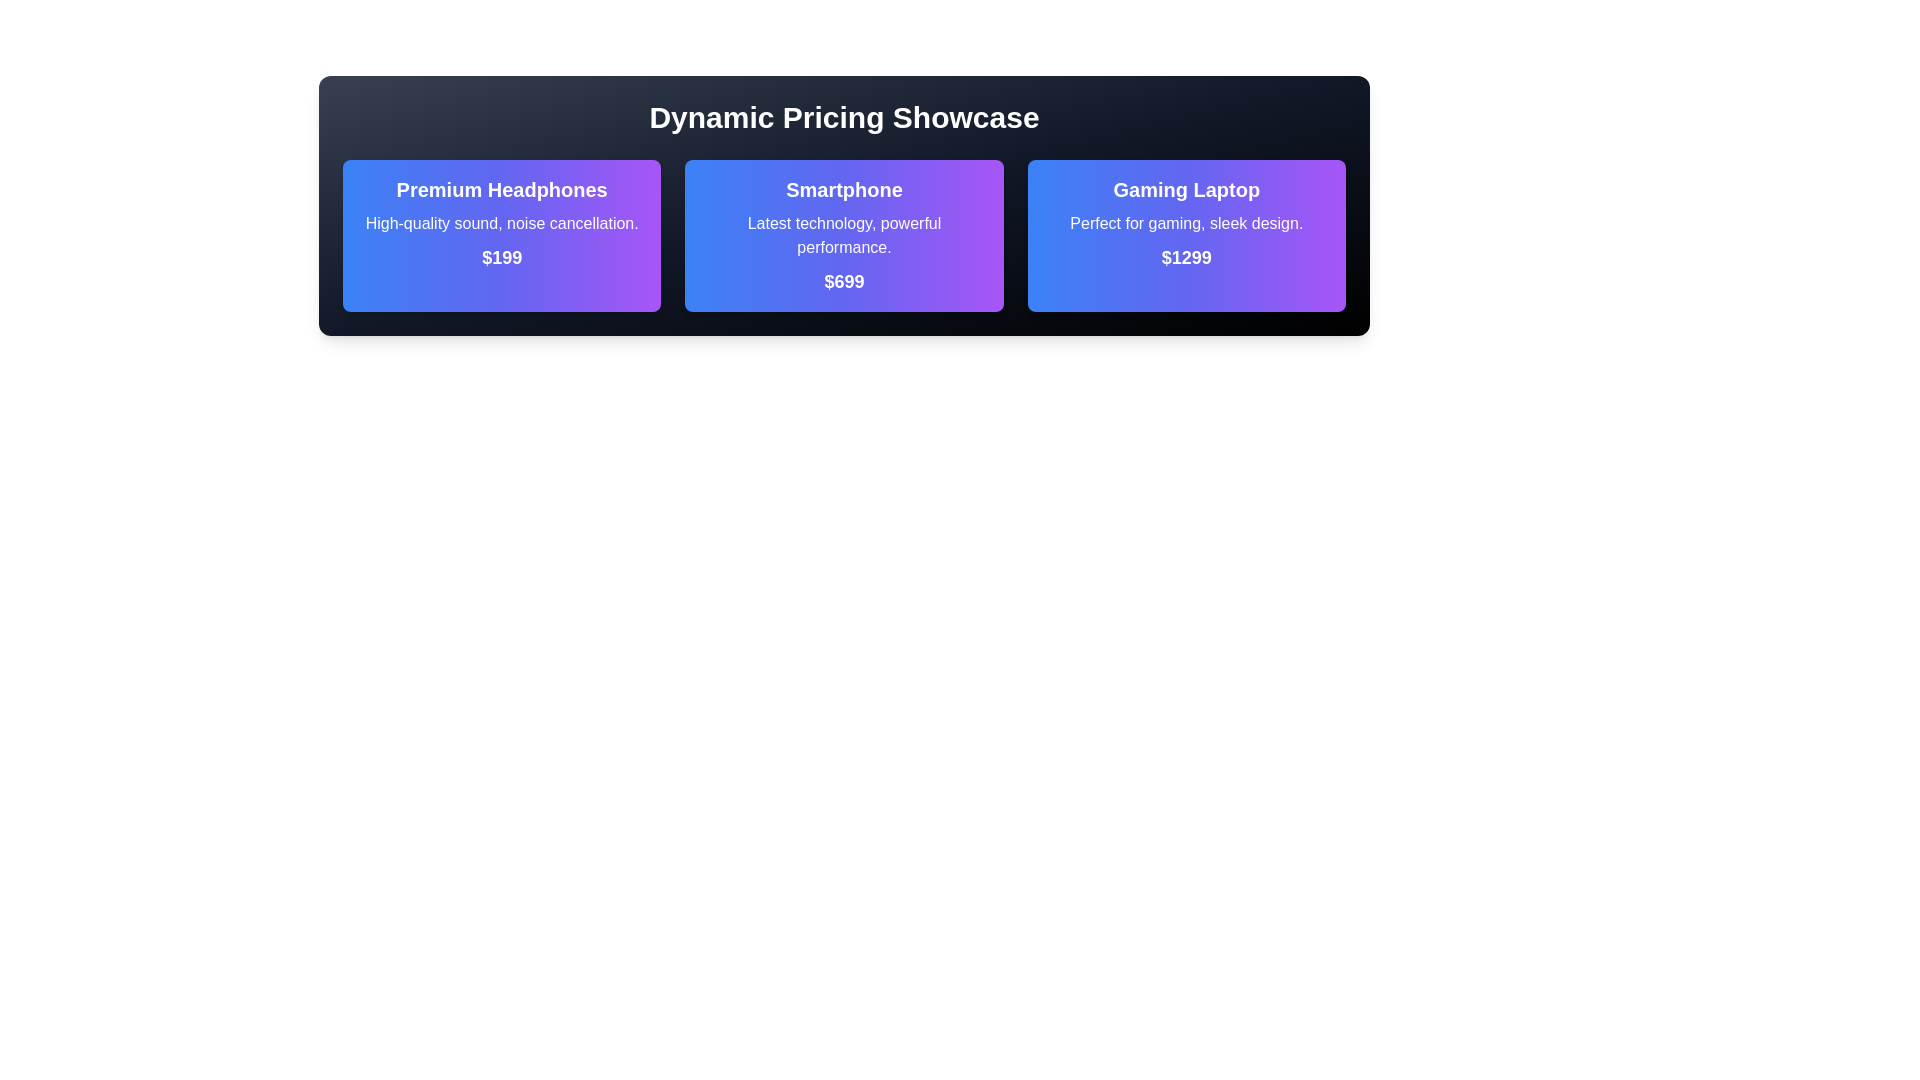 The height and width of the screenshot is (1080, 1920). I want to click on the bold text label reading 'Smartphone', which is centrally positioned in the second card of three horizontally displayed cards, styled with white text on a gradient blue-to-purple background, so click(844, 189).